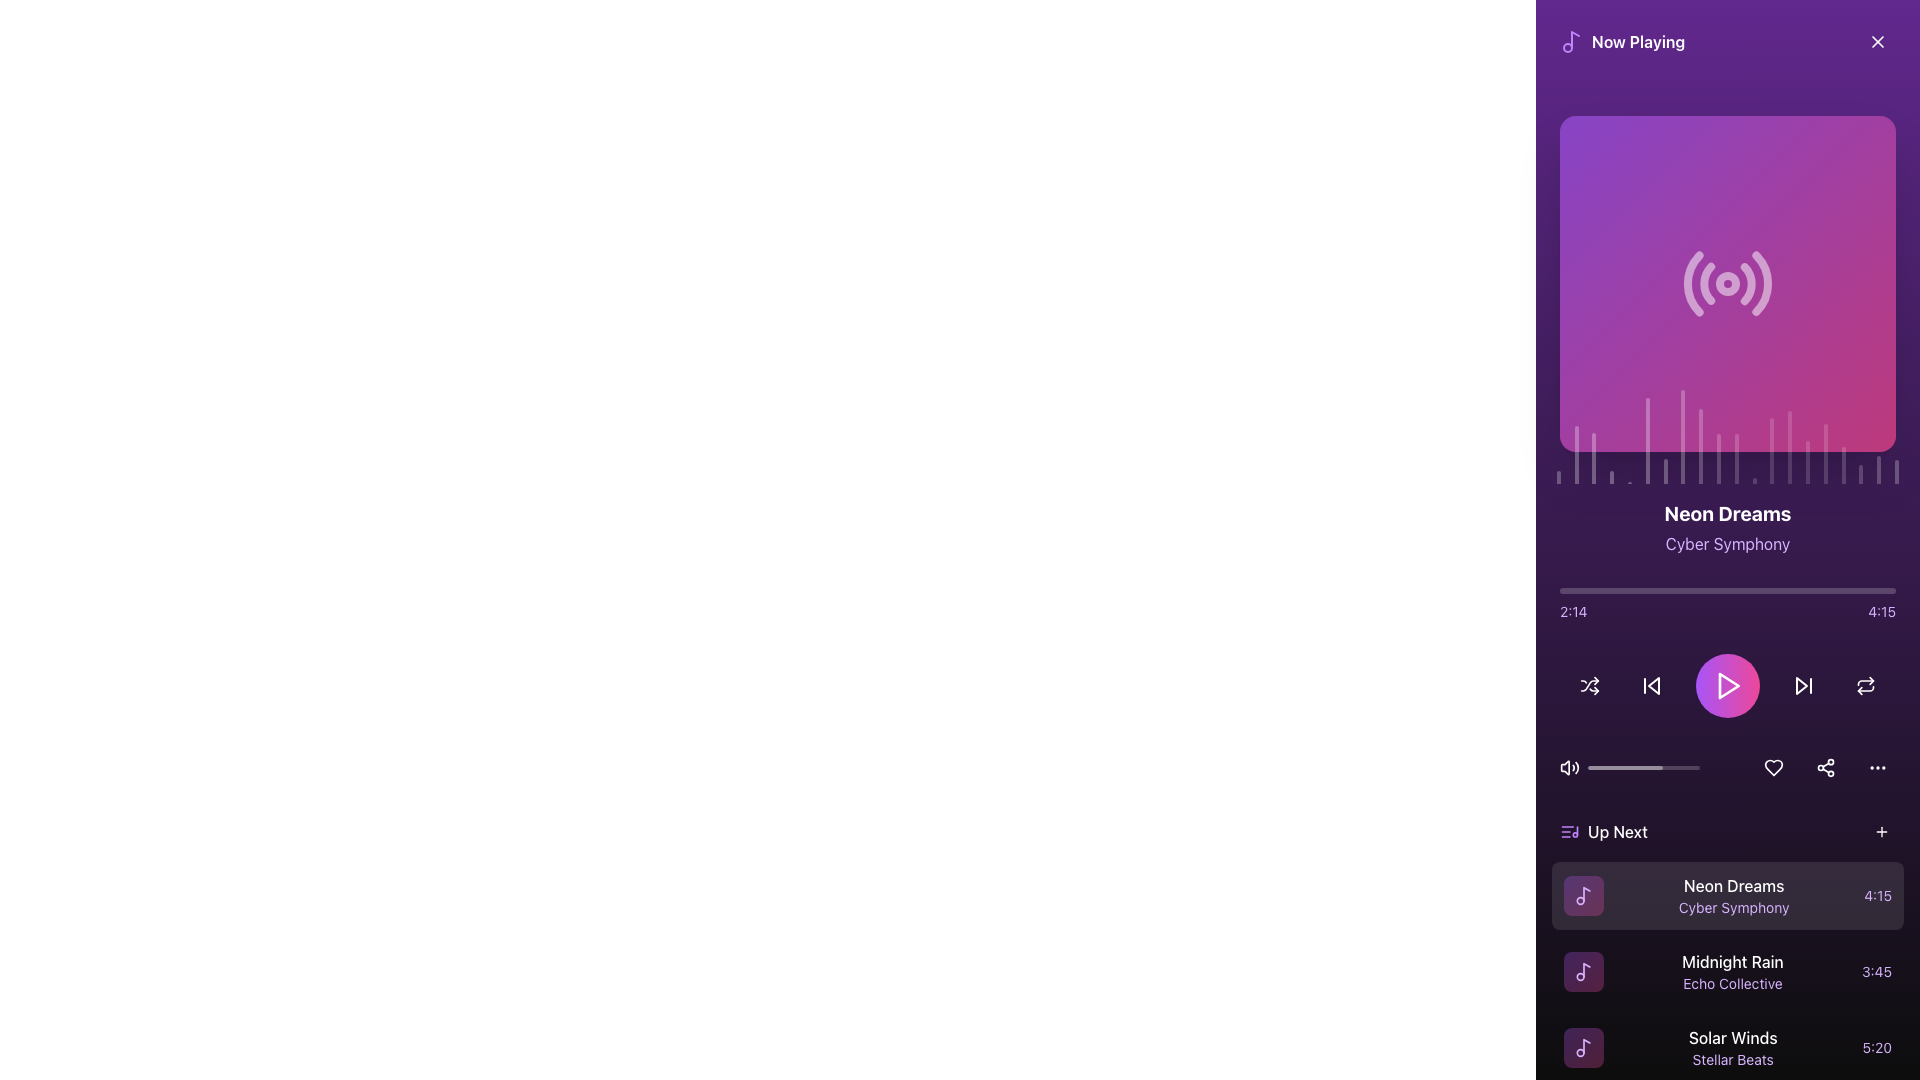  What do you see at coordinates (1647, 440) in the screenshot?
I see `the 6th vertical bar of the visual indicator (bar chart component) styled with rounded edges and a semi-transparent white color, which is part of a waveform or volume level display` at bounding box center [1647, 440].